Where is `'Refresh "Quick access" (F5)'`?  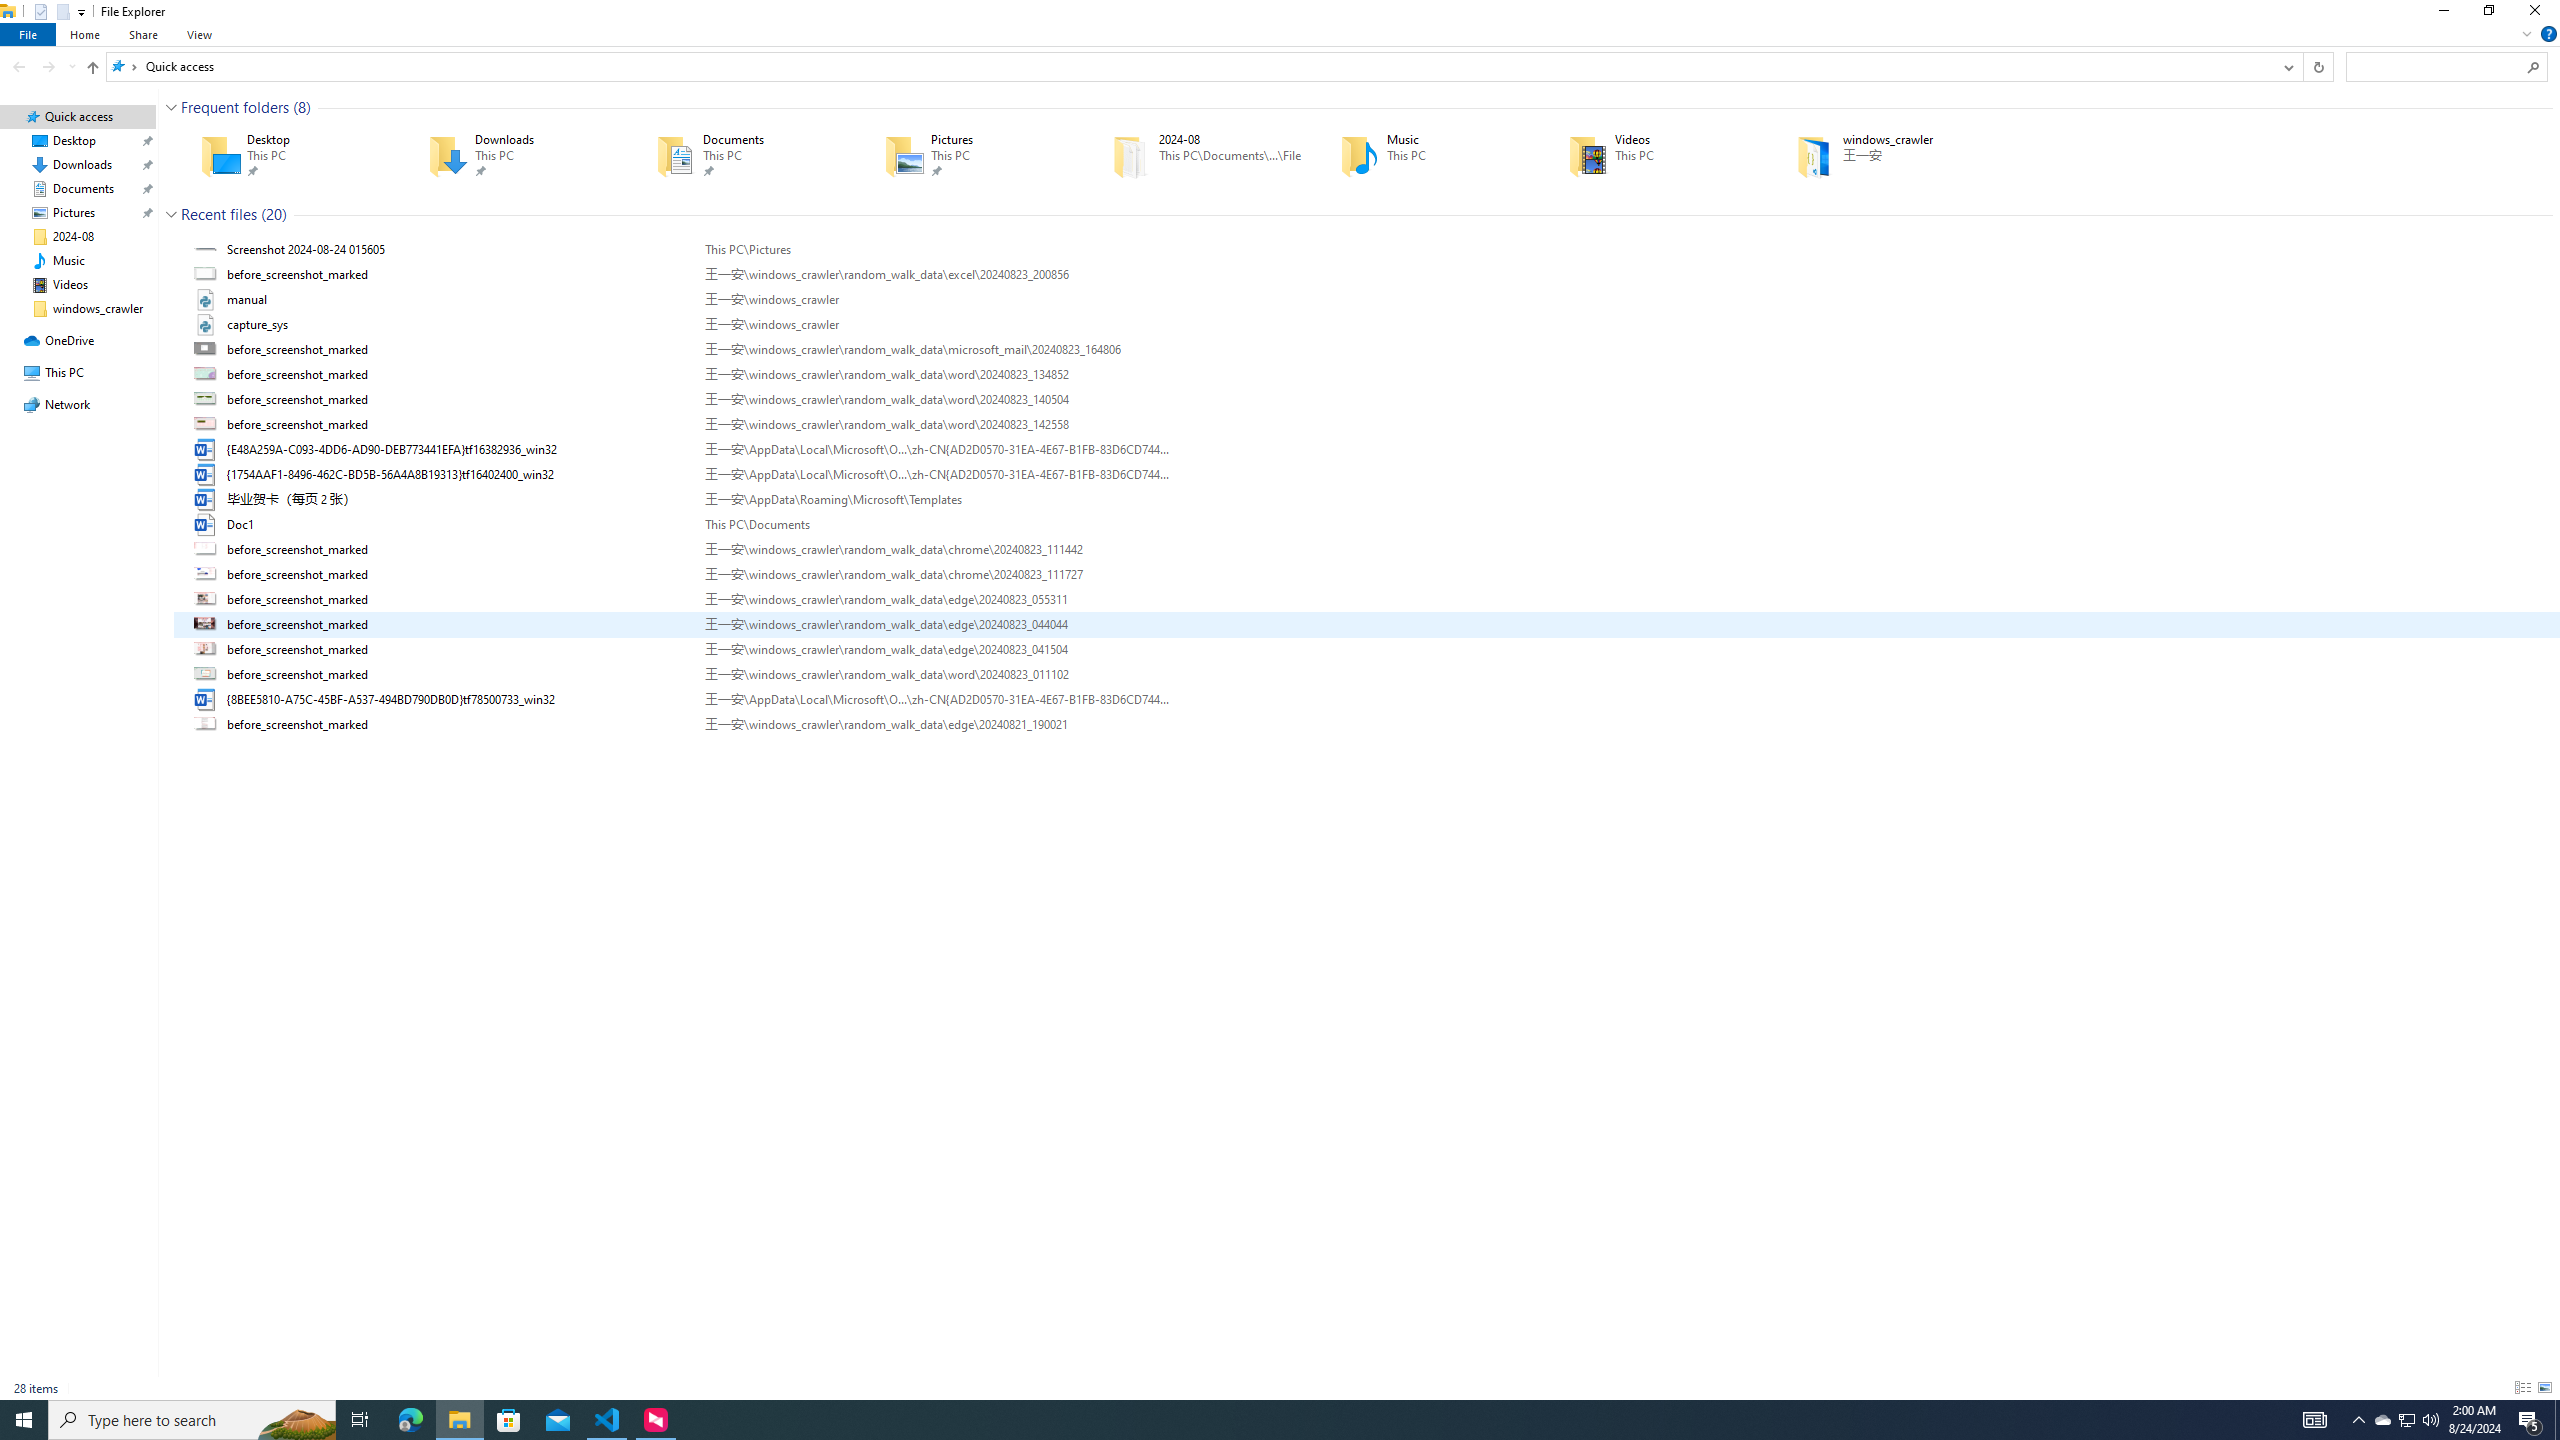
'Refresh "Quick access" (F5)' is located at coordinates (2318, 65).